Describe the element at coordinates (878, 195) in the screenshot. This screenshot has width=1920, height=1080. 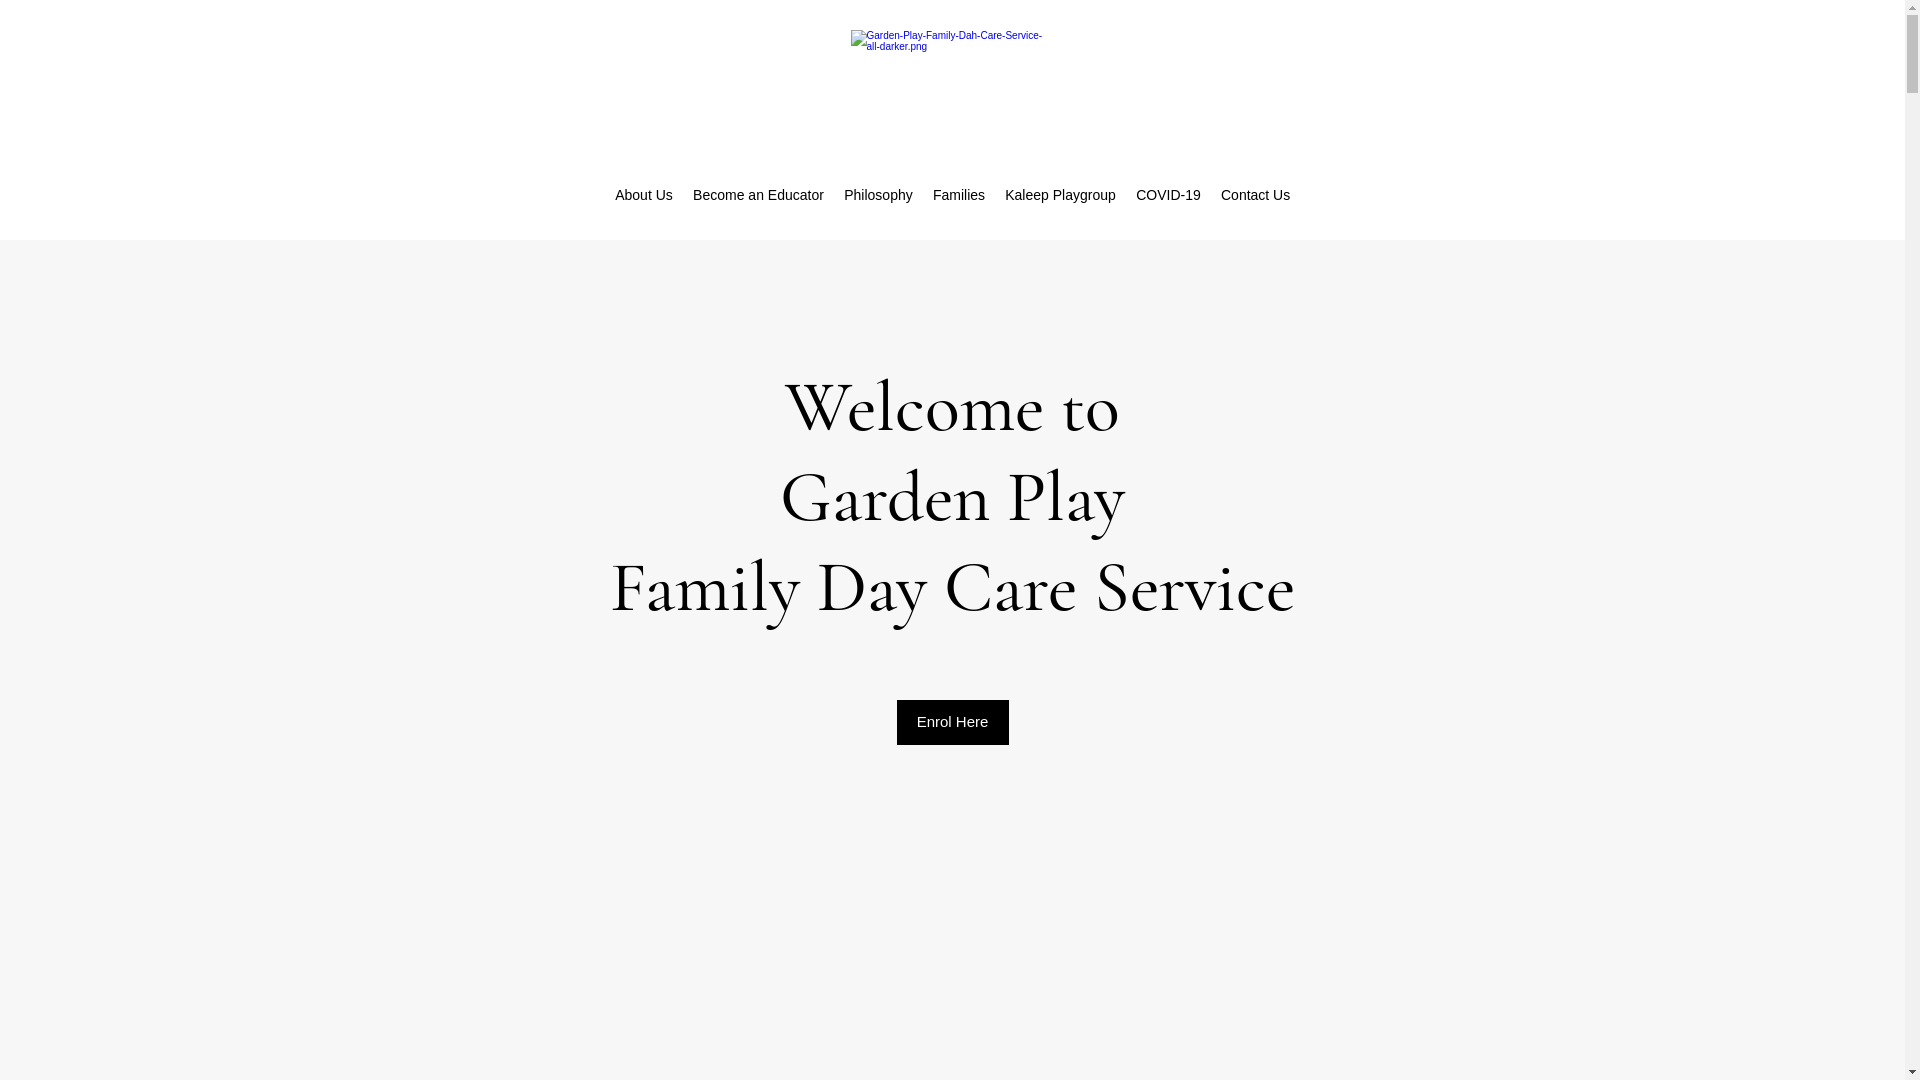
I see `'Philosophy'` at that location.